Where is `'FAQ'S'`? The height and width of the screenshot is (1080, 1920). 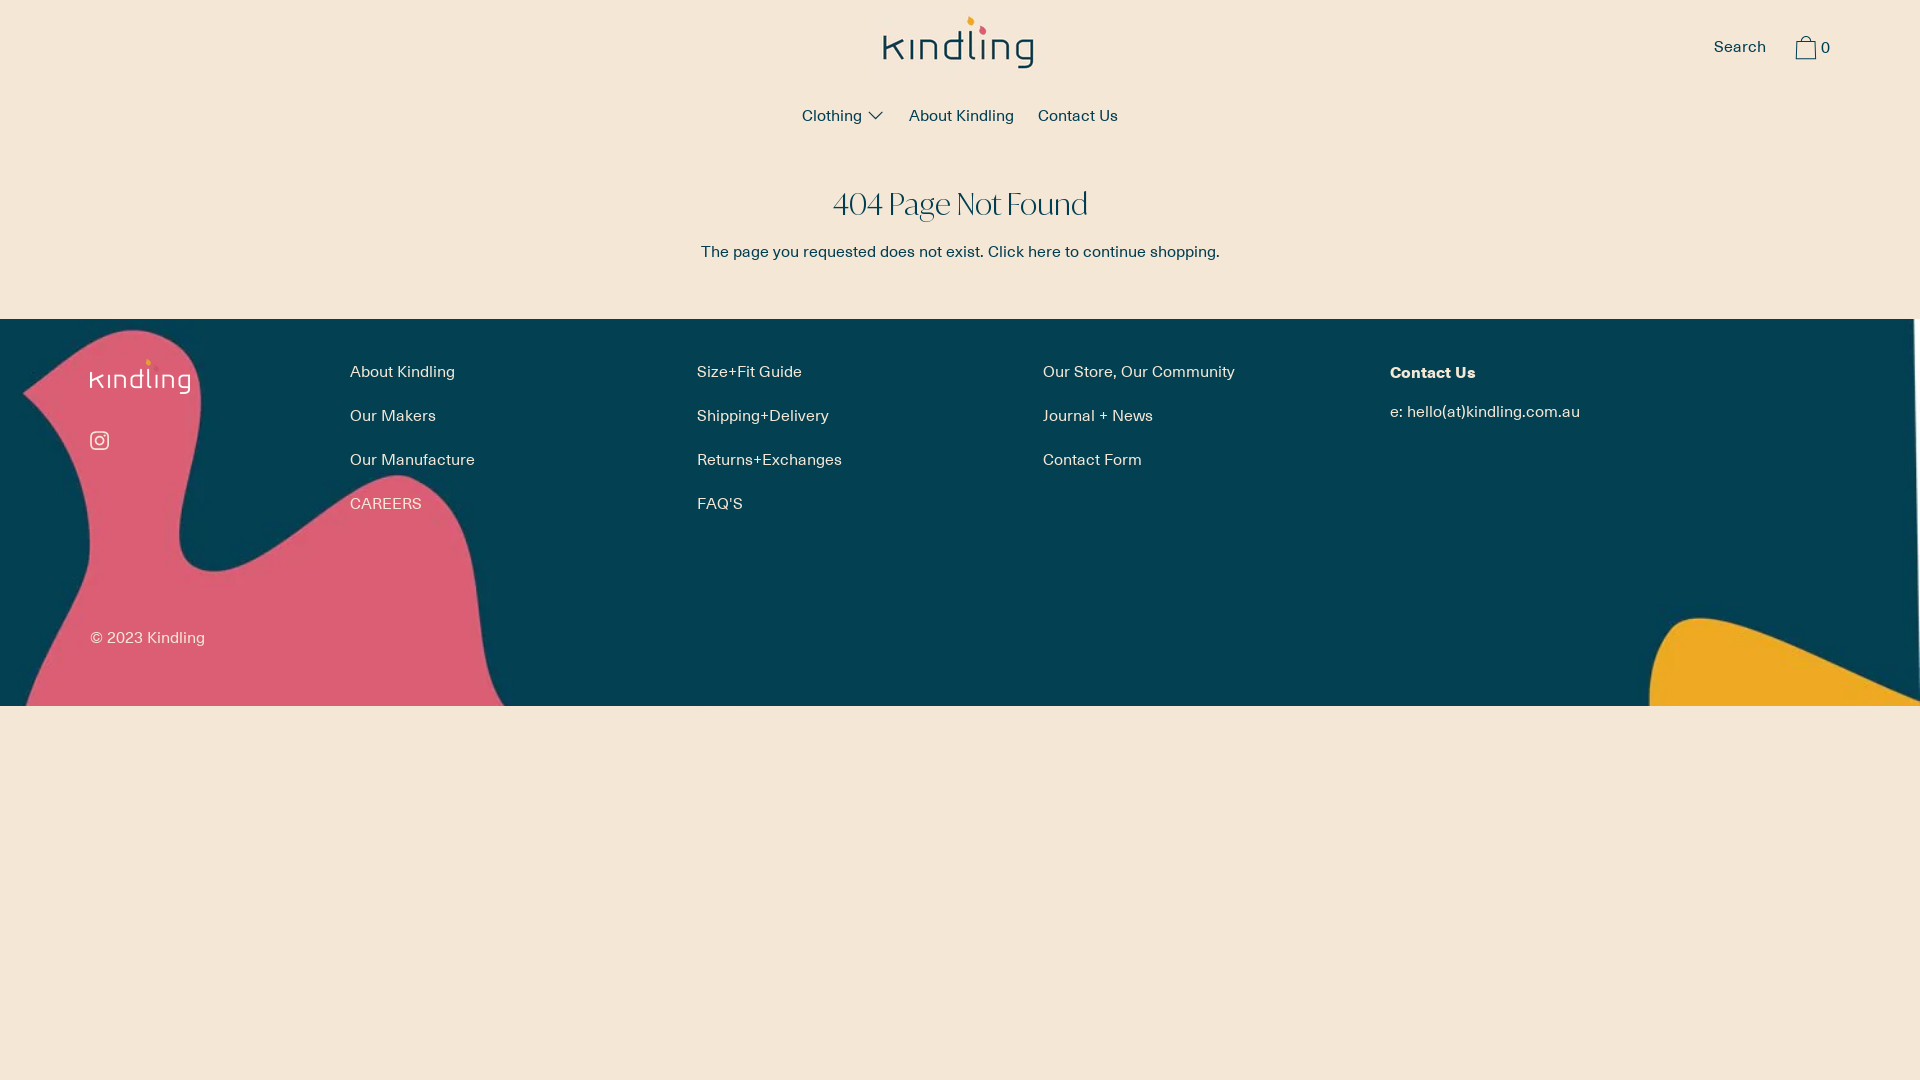 'FAQ'S' is located at coordinates (686, 501).